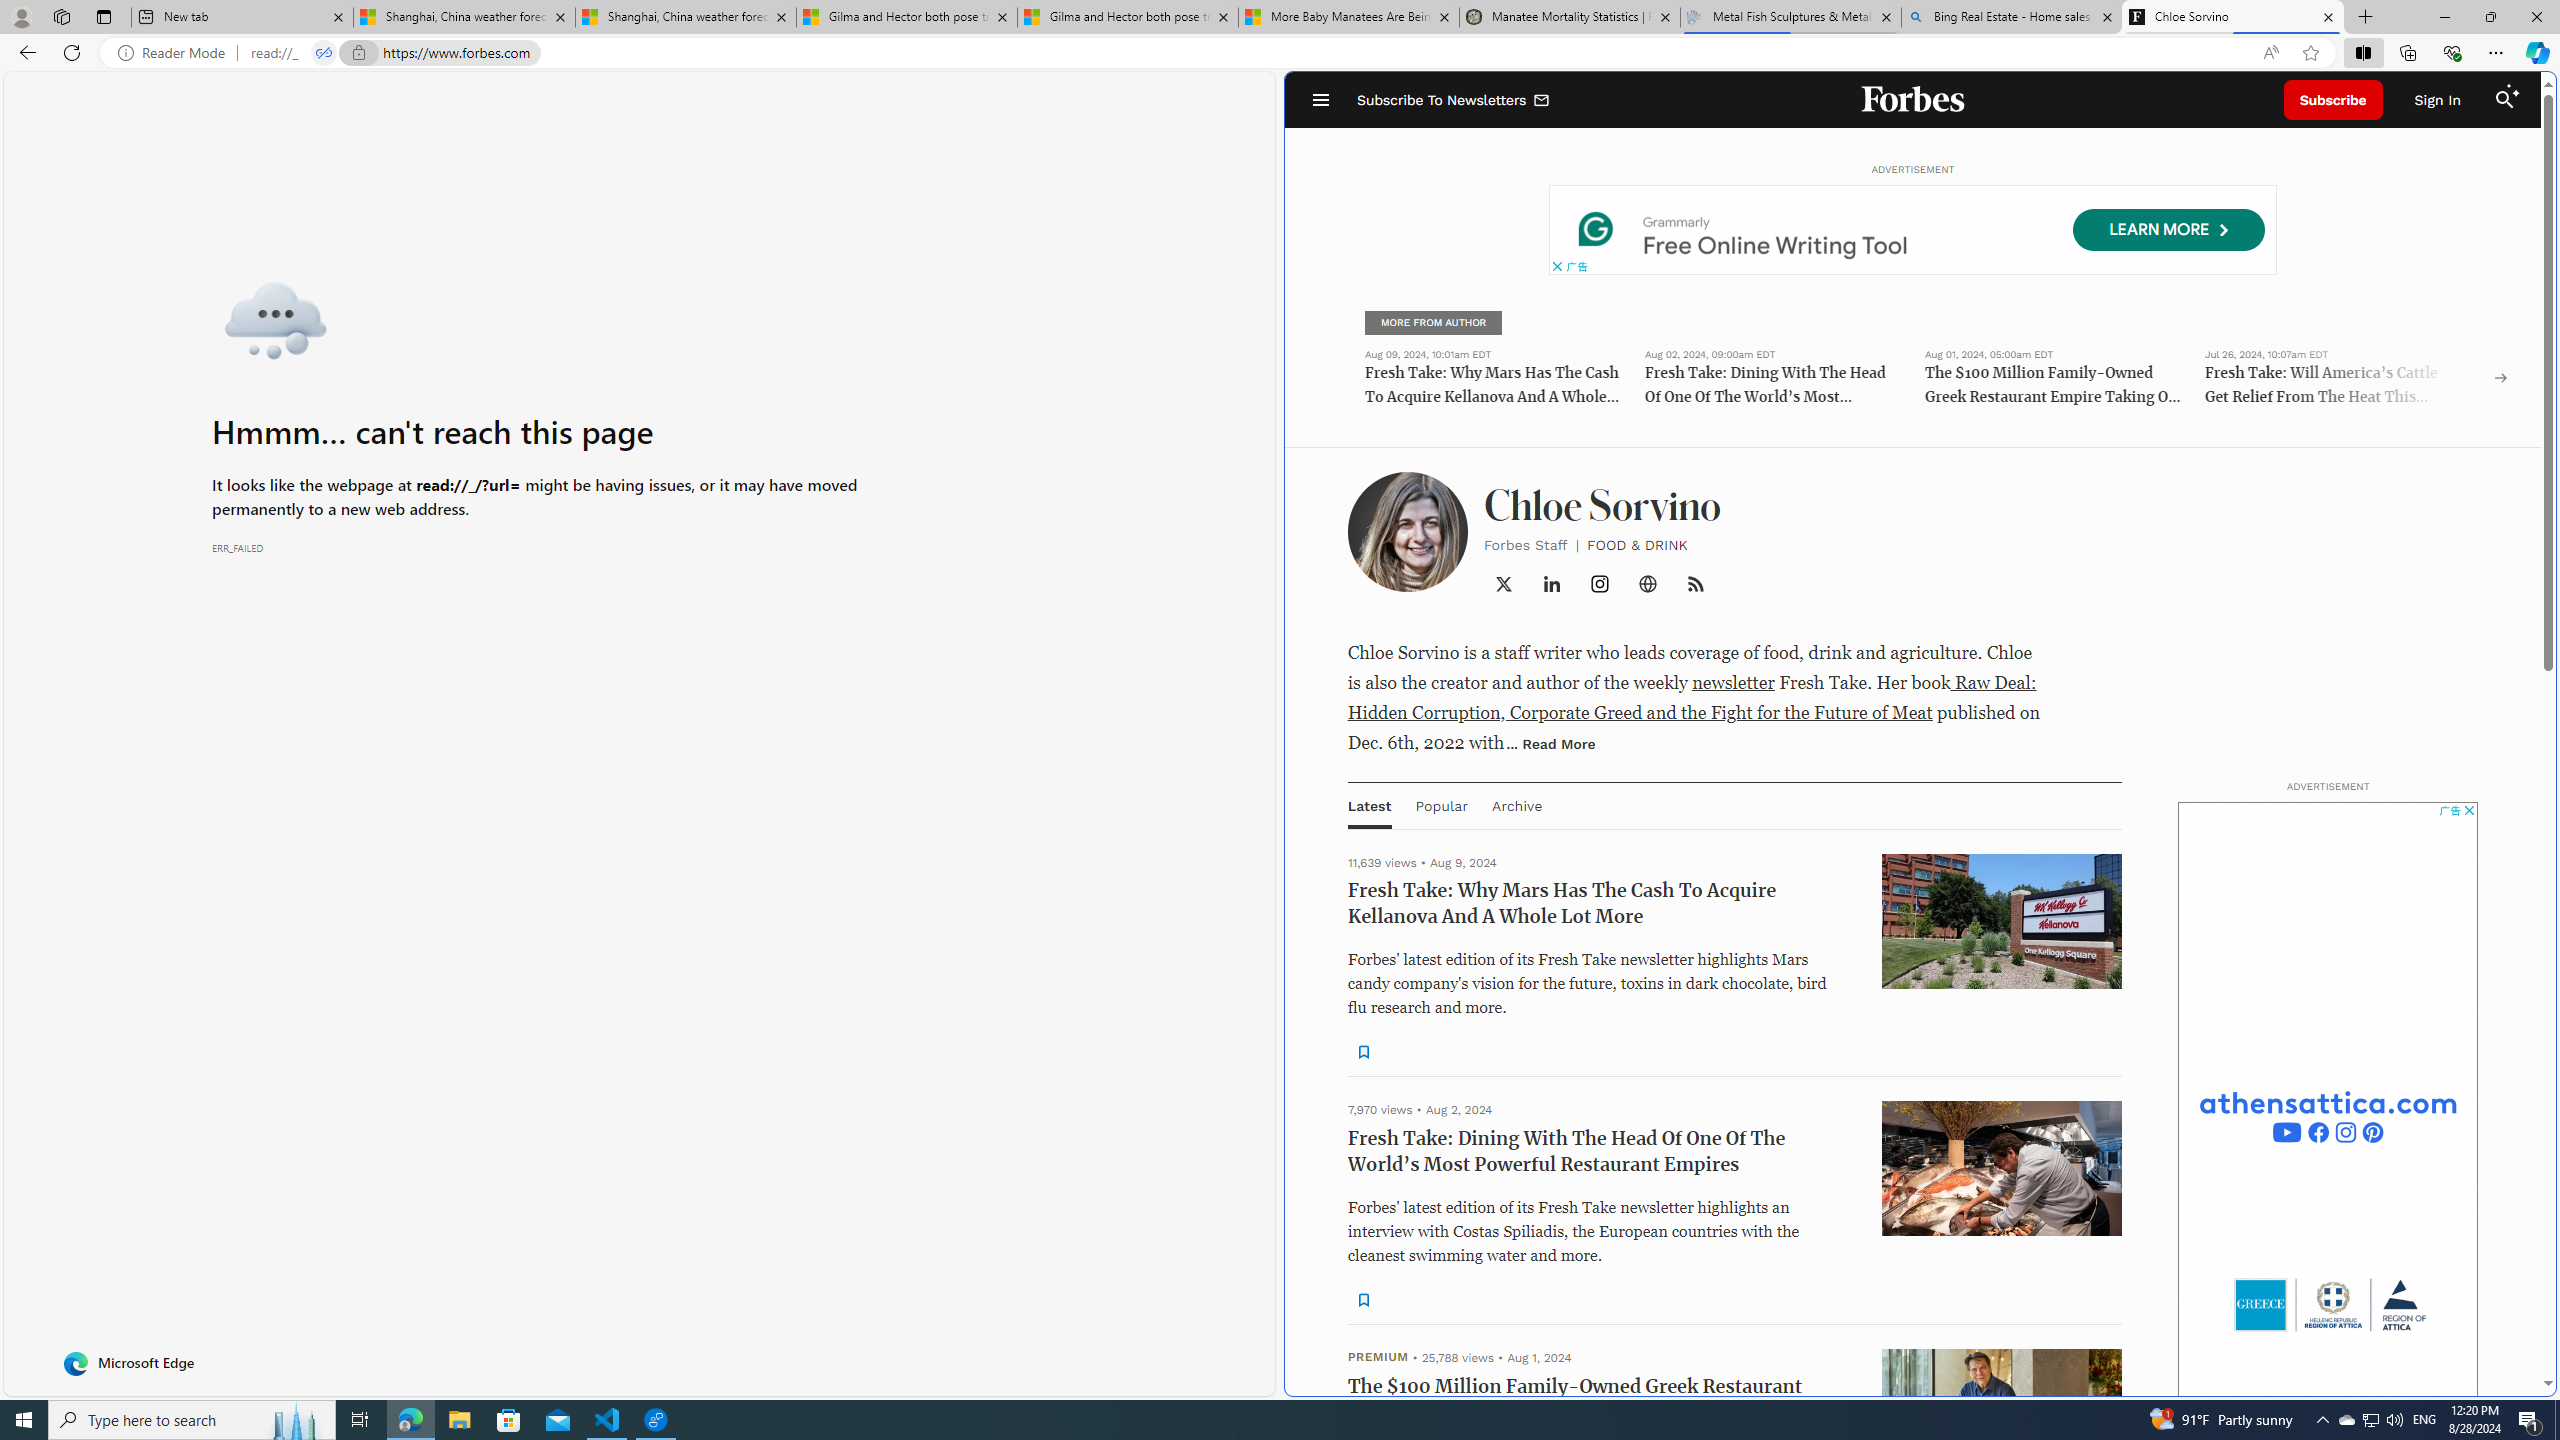  What do you see at coordinates (1549, 742) in the screenshot?
I see `'... Read More'` at bounding box center [1549, 742].